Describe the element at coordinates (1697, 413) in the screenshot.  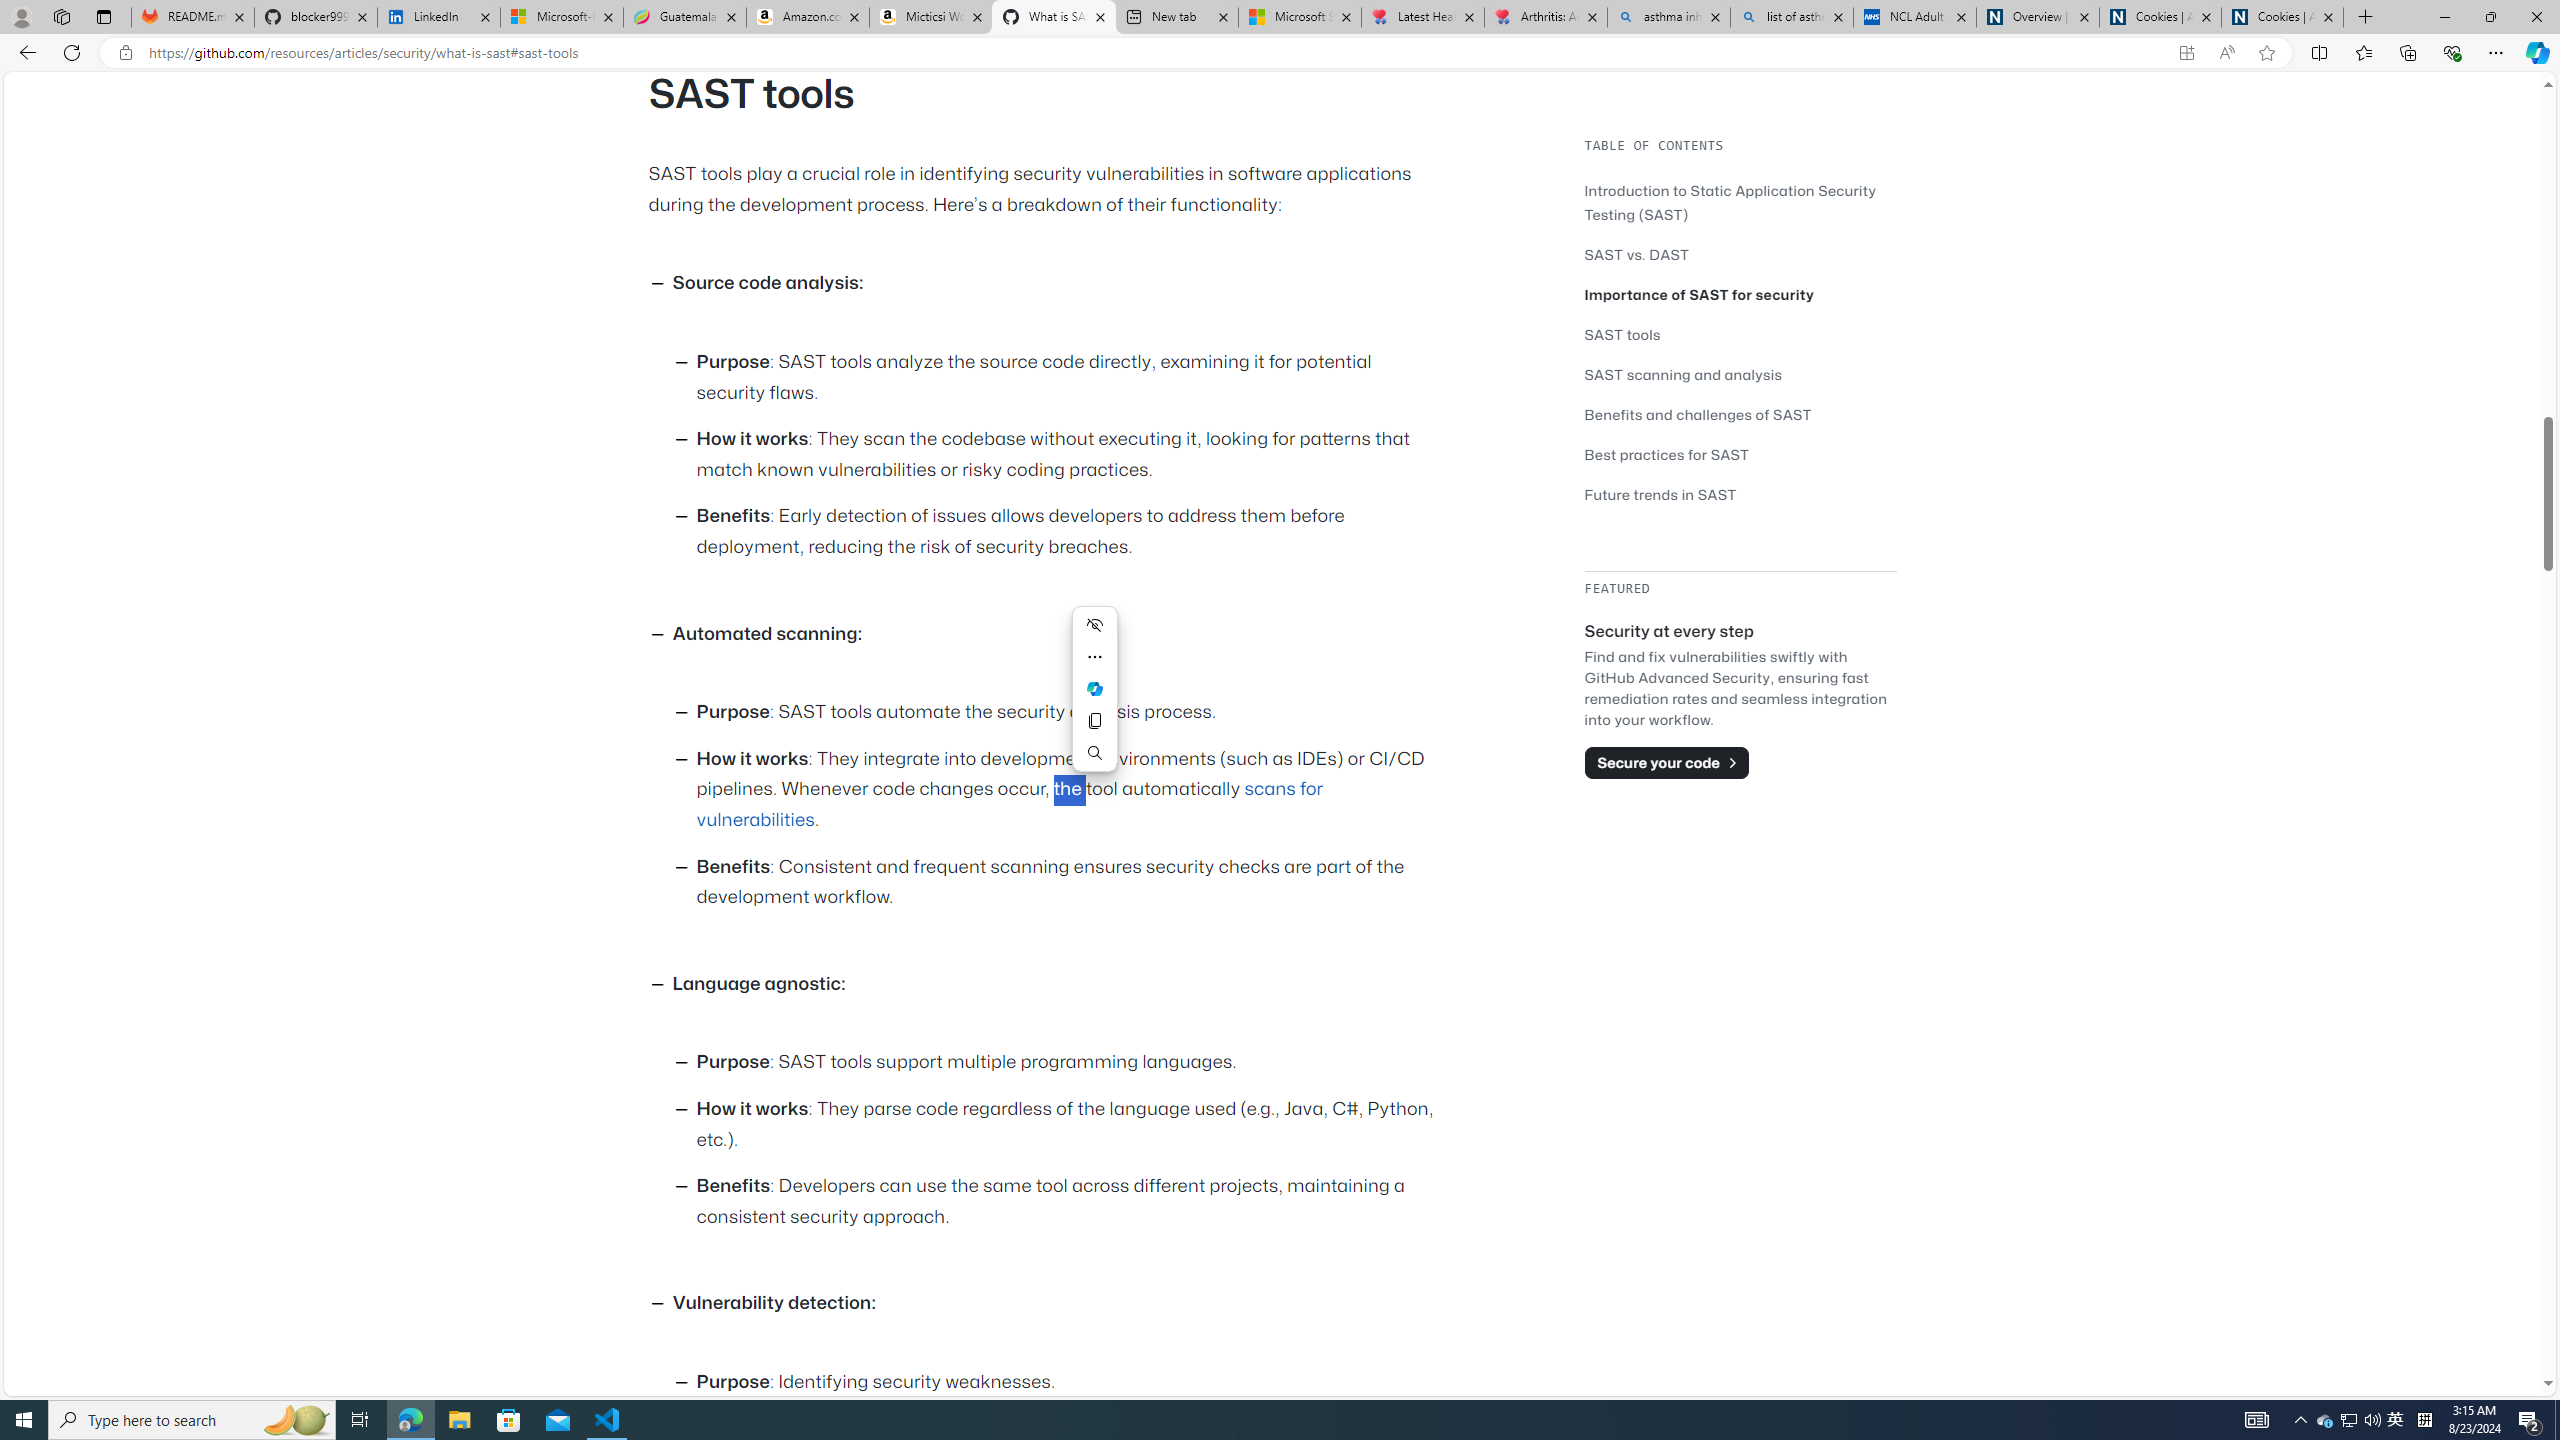
I see `'Benefits and challenges of SAST'` at that location.